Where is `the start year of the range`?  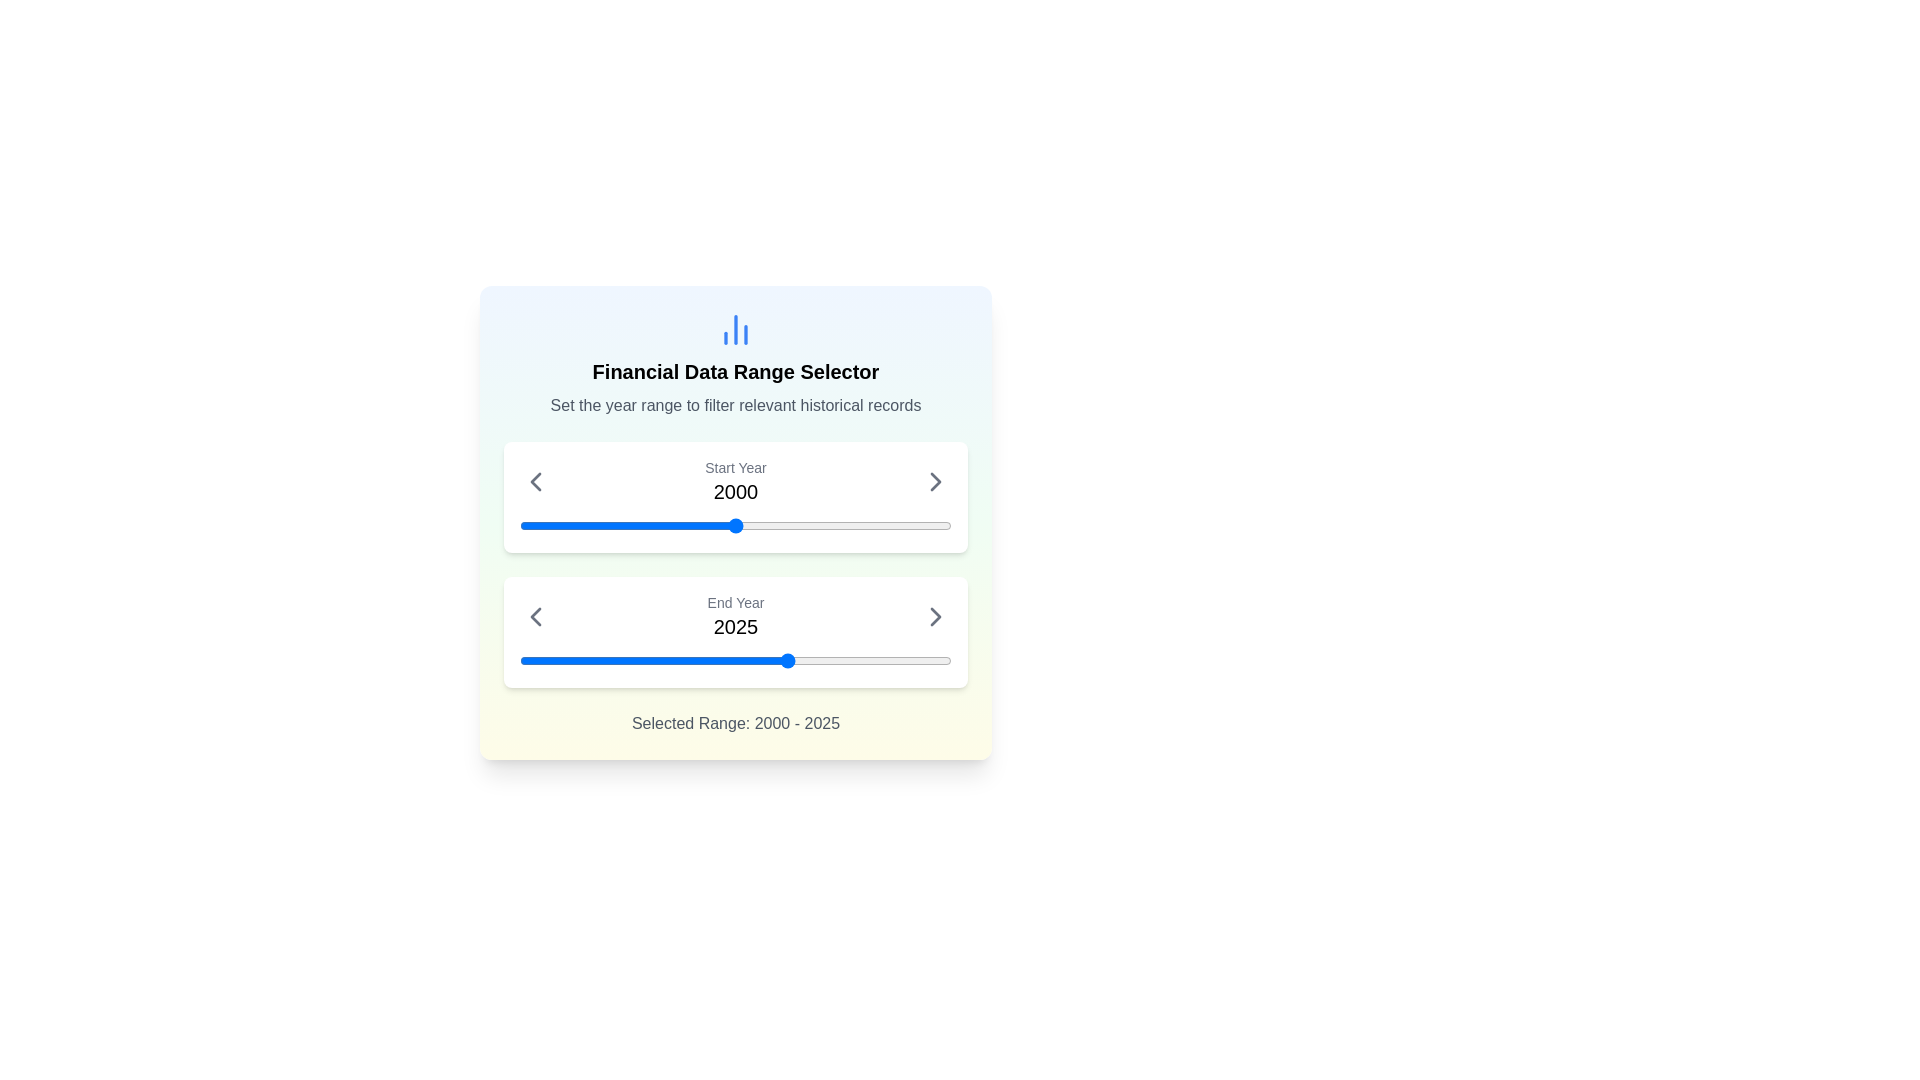
the start year of the range is located at coordinates (910, 524).